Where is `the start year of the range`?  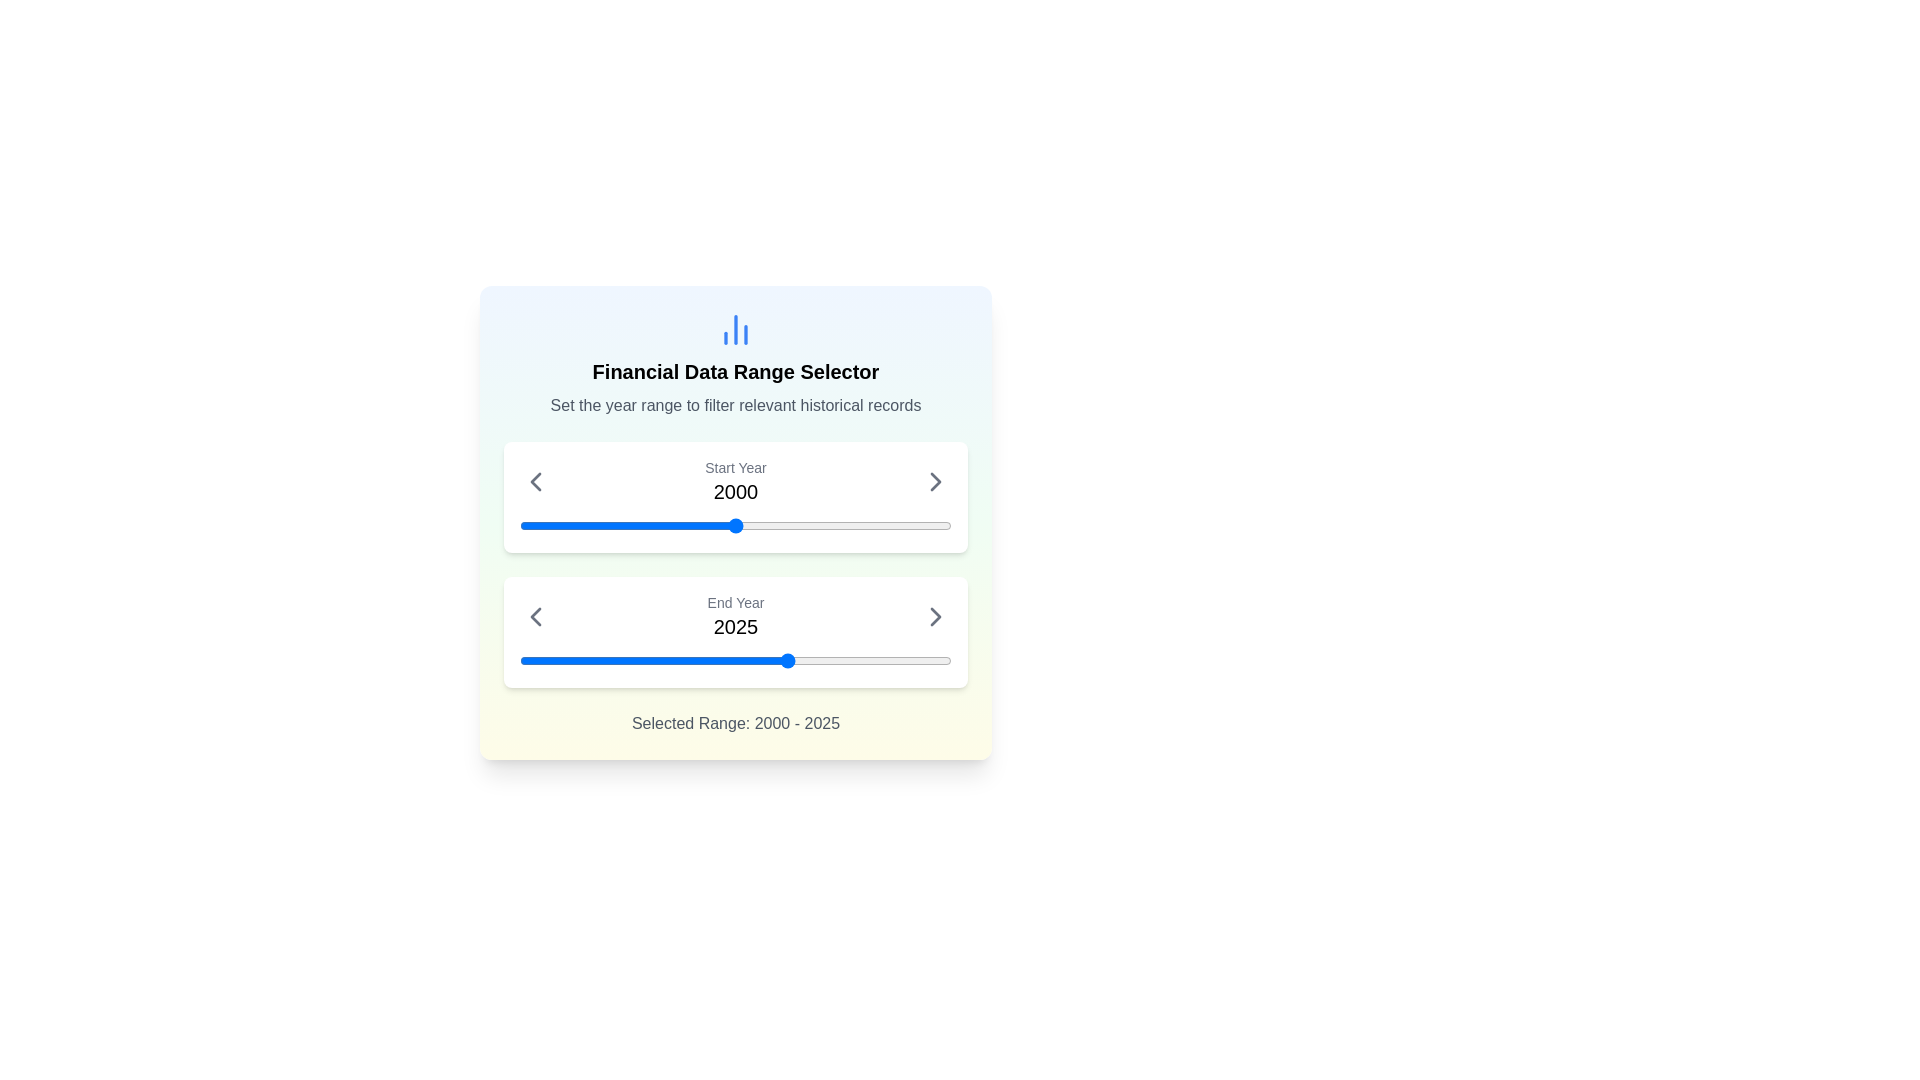
the start year of the range is located at coordinates (910, 524).